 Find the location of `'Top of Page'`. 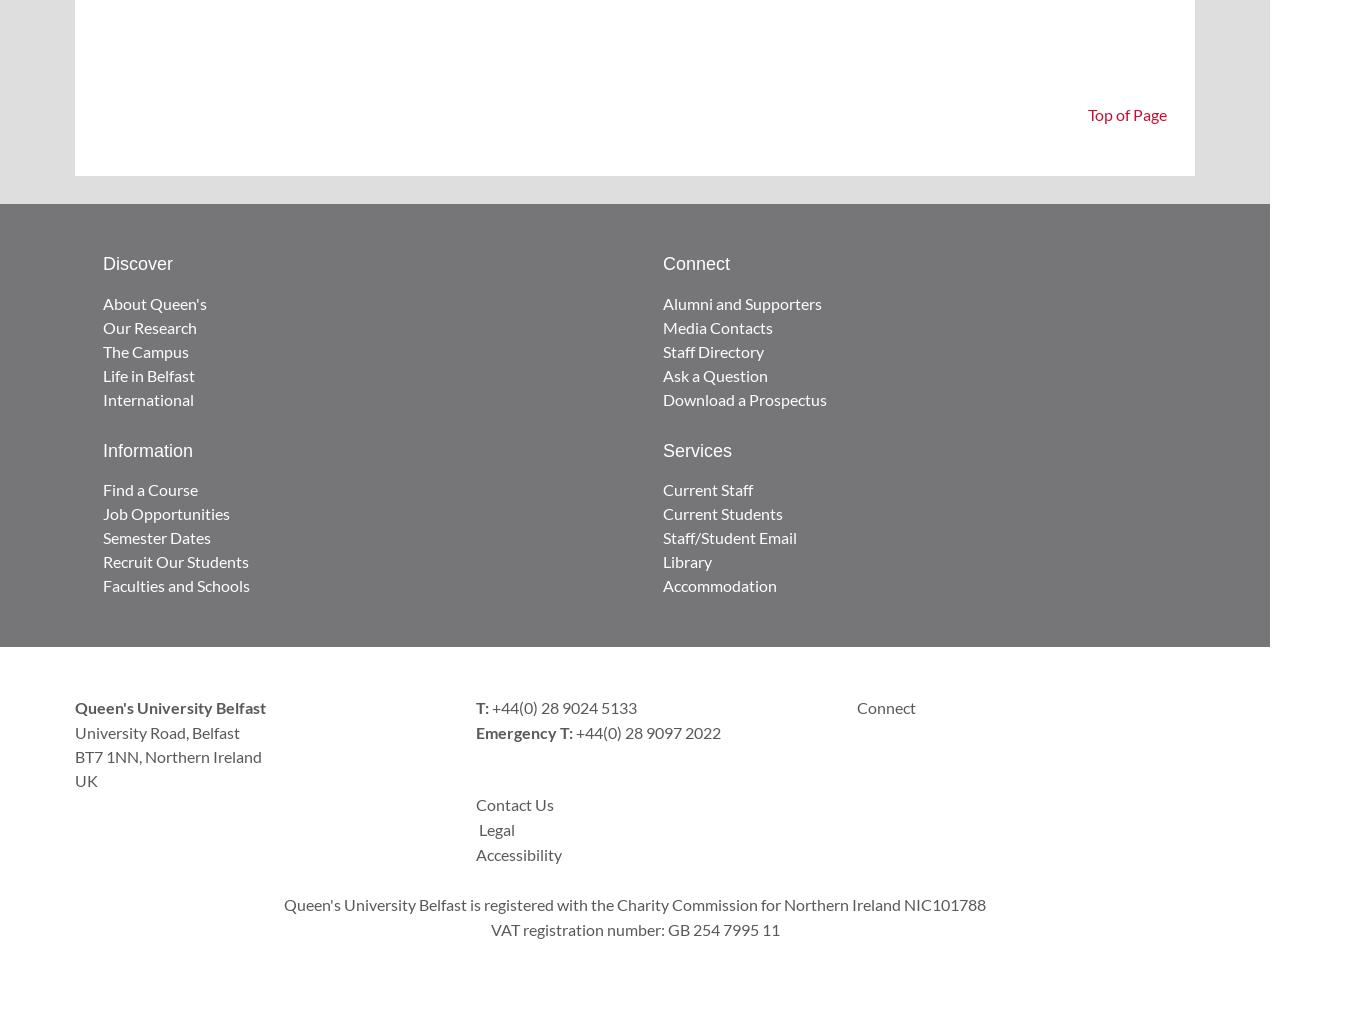

'Top of Page' is located at coordinates (1087, 114).